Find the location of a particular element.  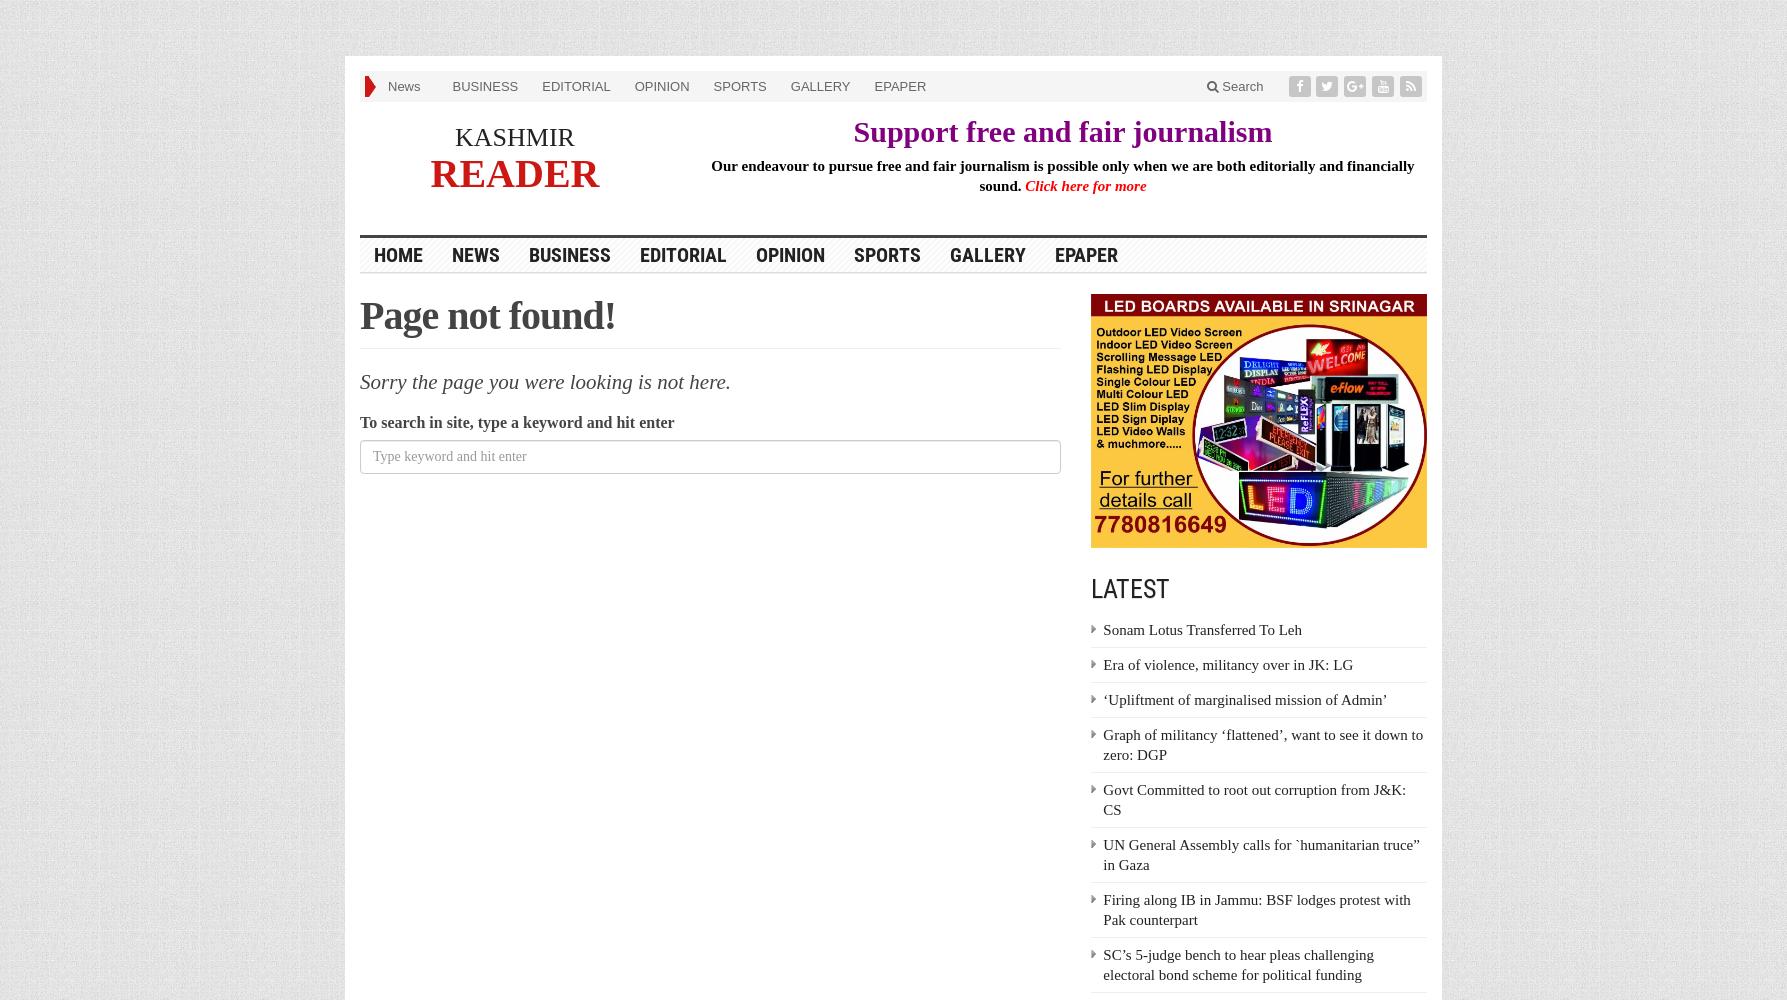

'Page not found!' is located at coordinates (488, 313).